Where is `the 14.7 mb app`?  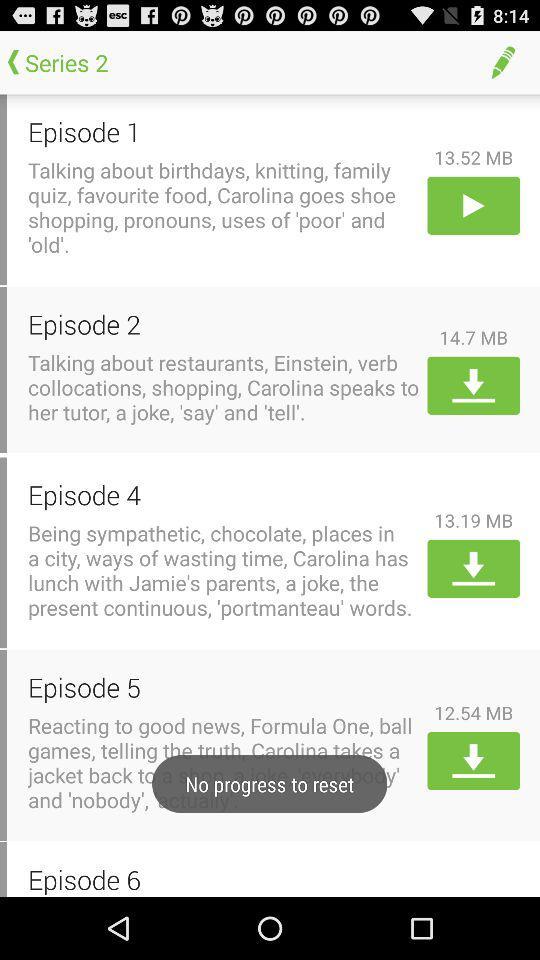
the 14.7 mb app is located at coordinates (472, 337).